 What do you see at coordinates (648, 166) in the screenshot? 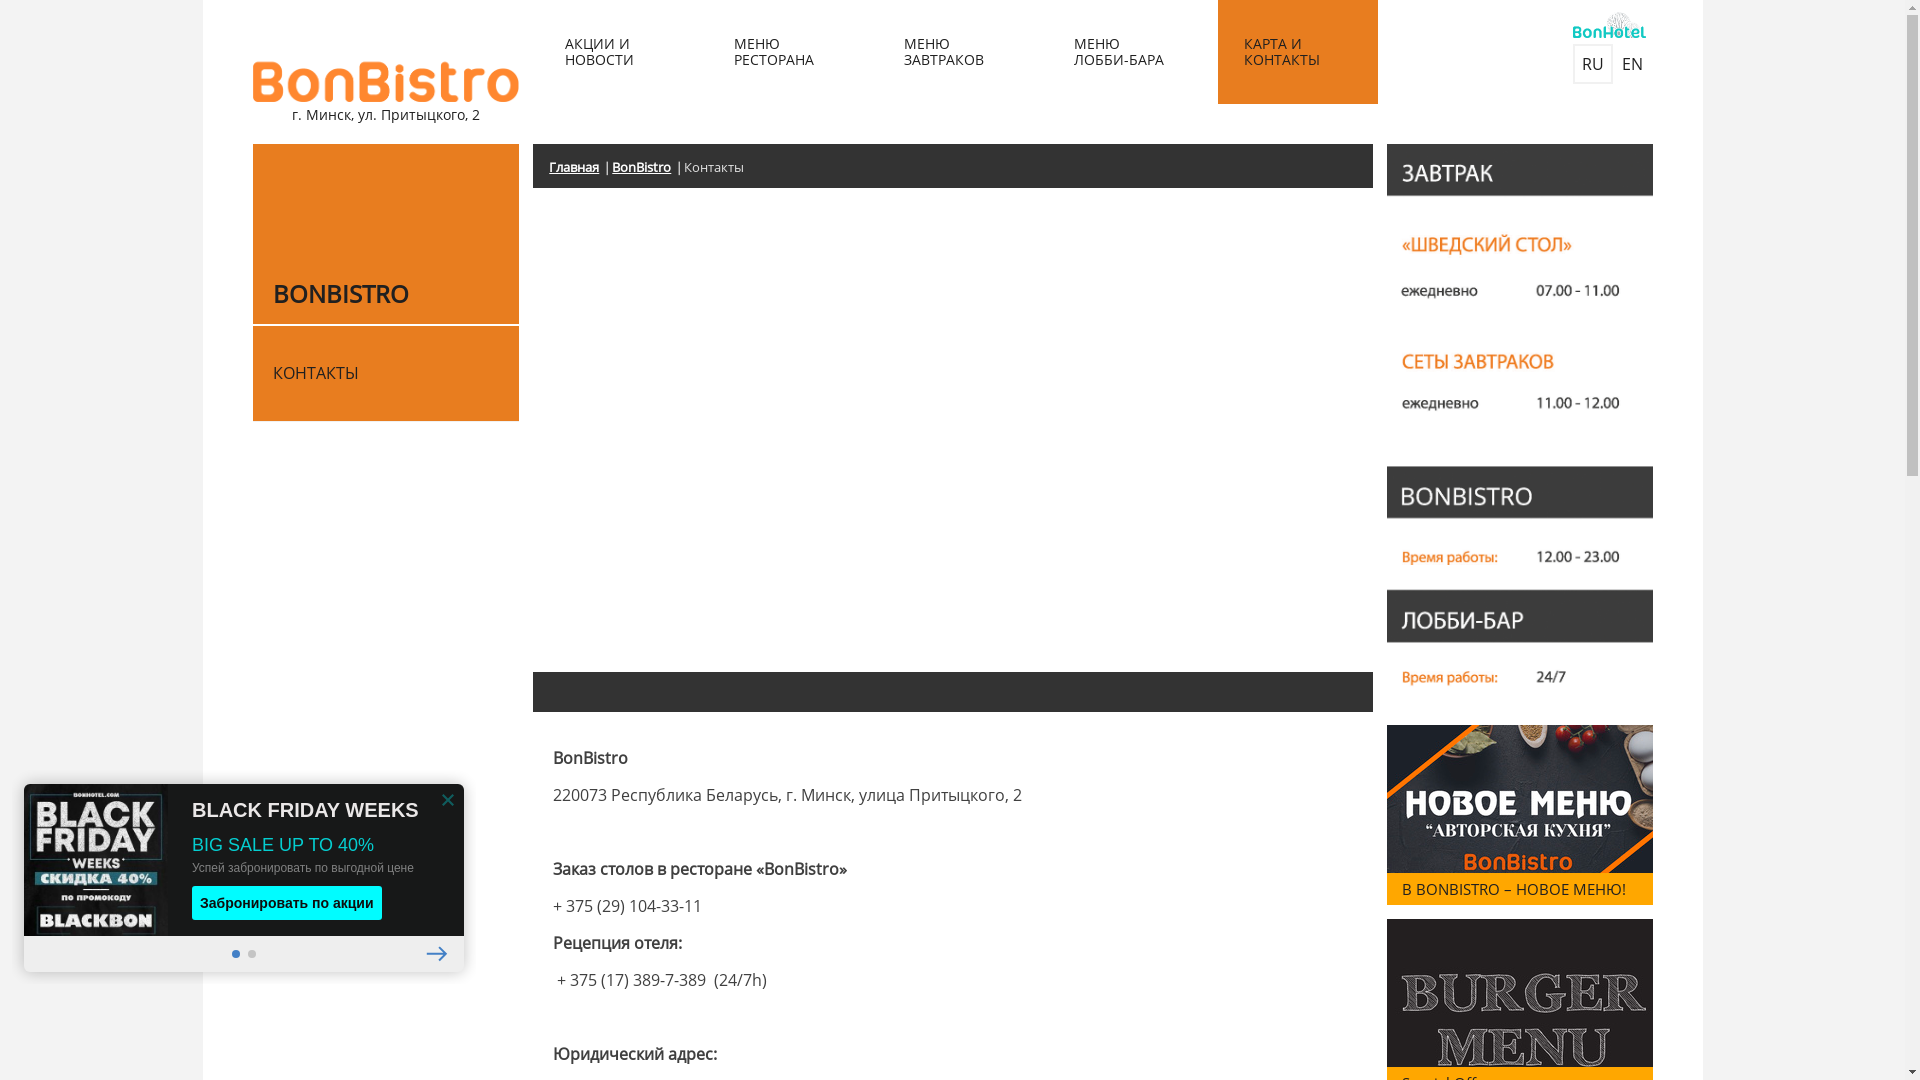
I see `'BonBistro'` at bounding box center [648, 166].